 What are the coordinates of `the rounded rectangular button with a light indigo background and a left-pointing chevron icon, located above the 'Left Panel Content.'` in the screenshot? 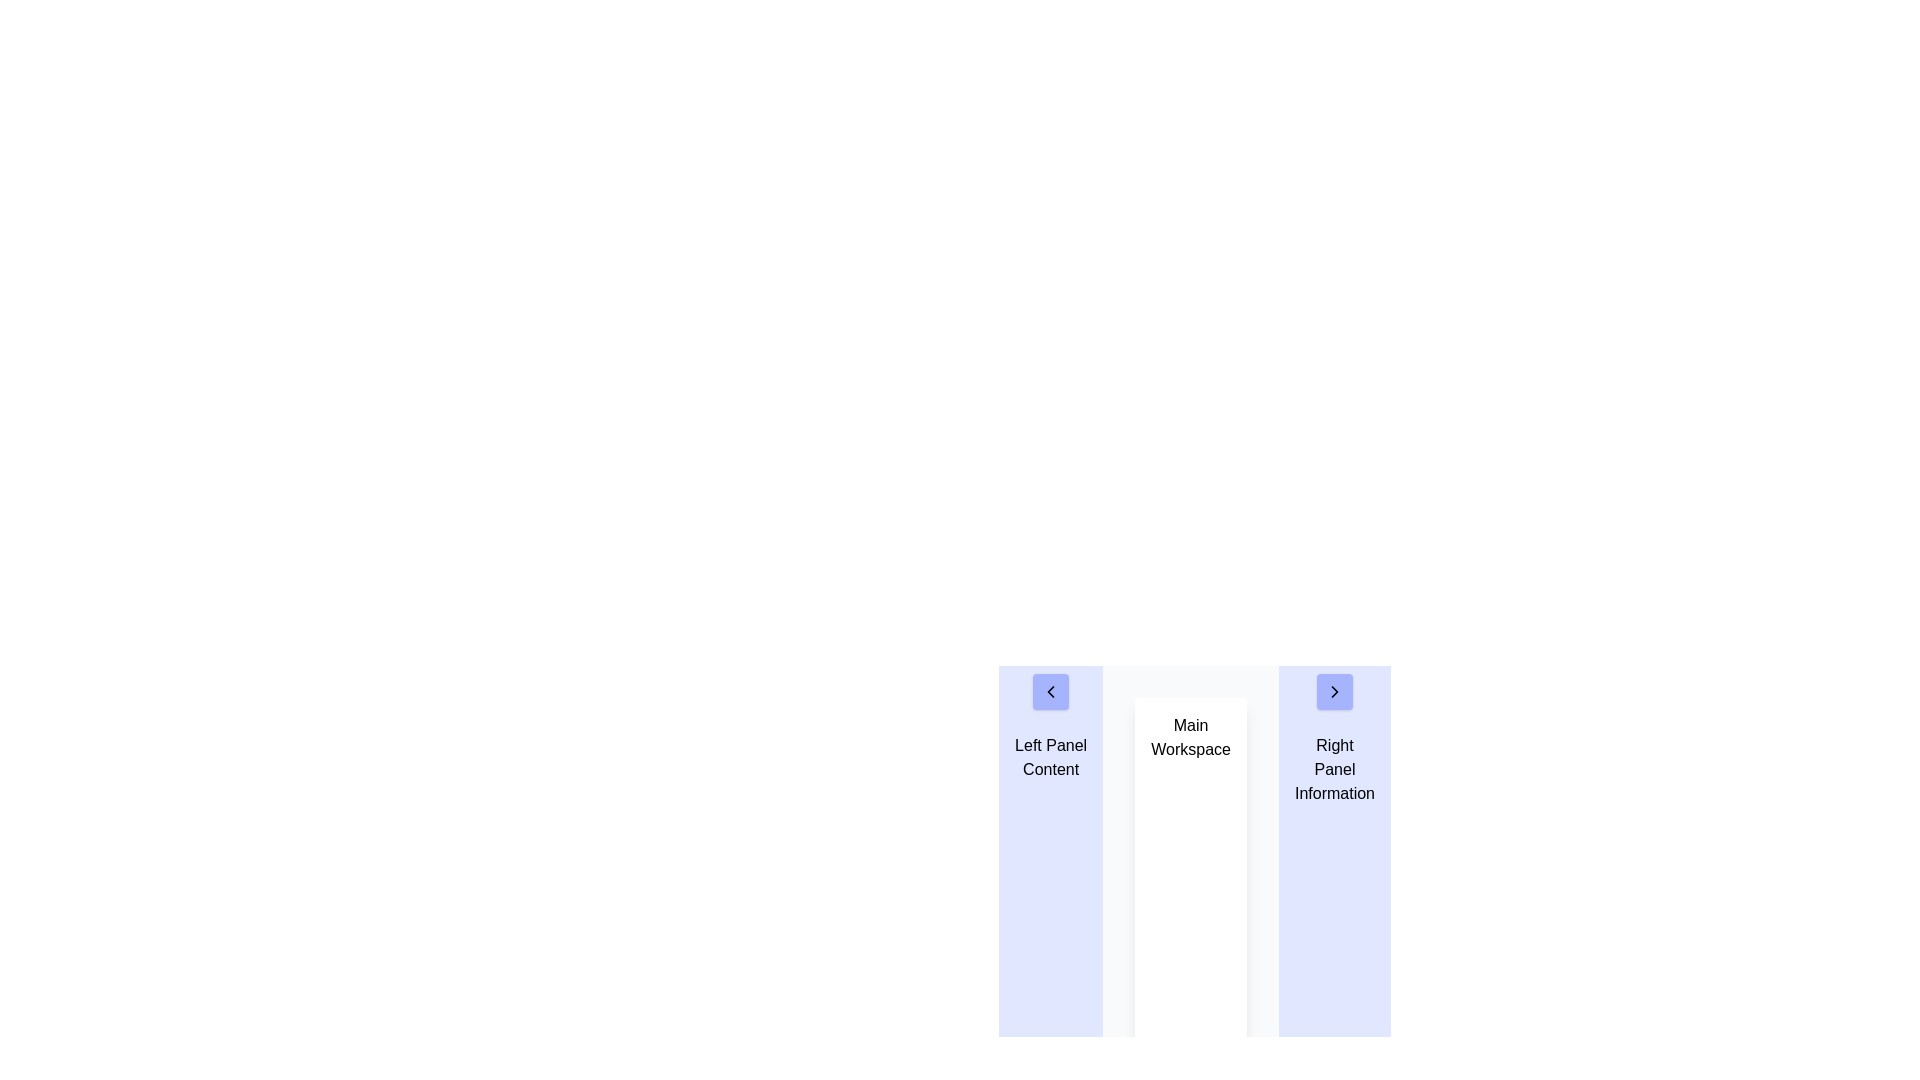 It's located at (1050, 690).